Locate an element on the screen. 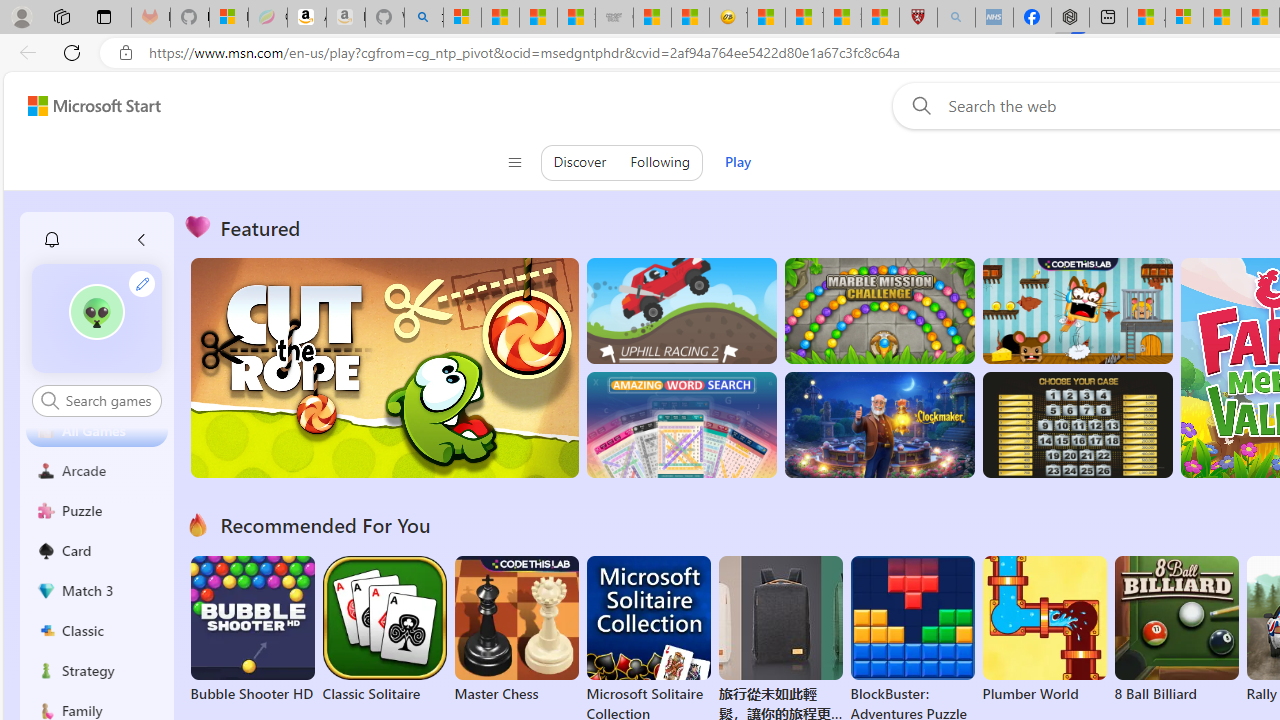 The width and height of the screenshot is (1280, 720). 'Deal or No Deal' is located at coordinates (1076, 424).